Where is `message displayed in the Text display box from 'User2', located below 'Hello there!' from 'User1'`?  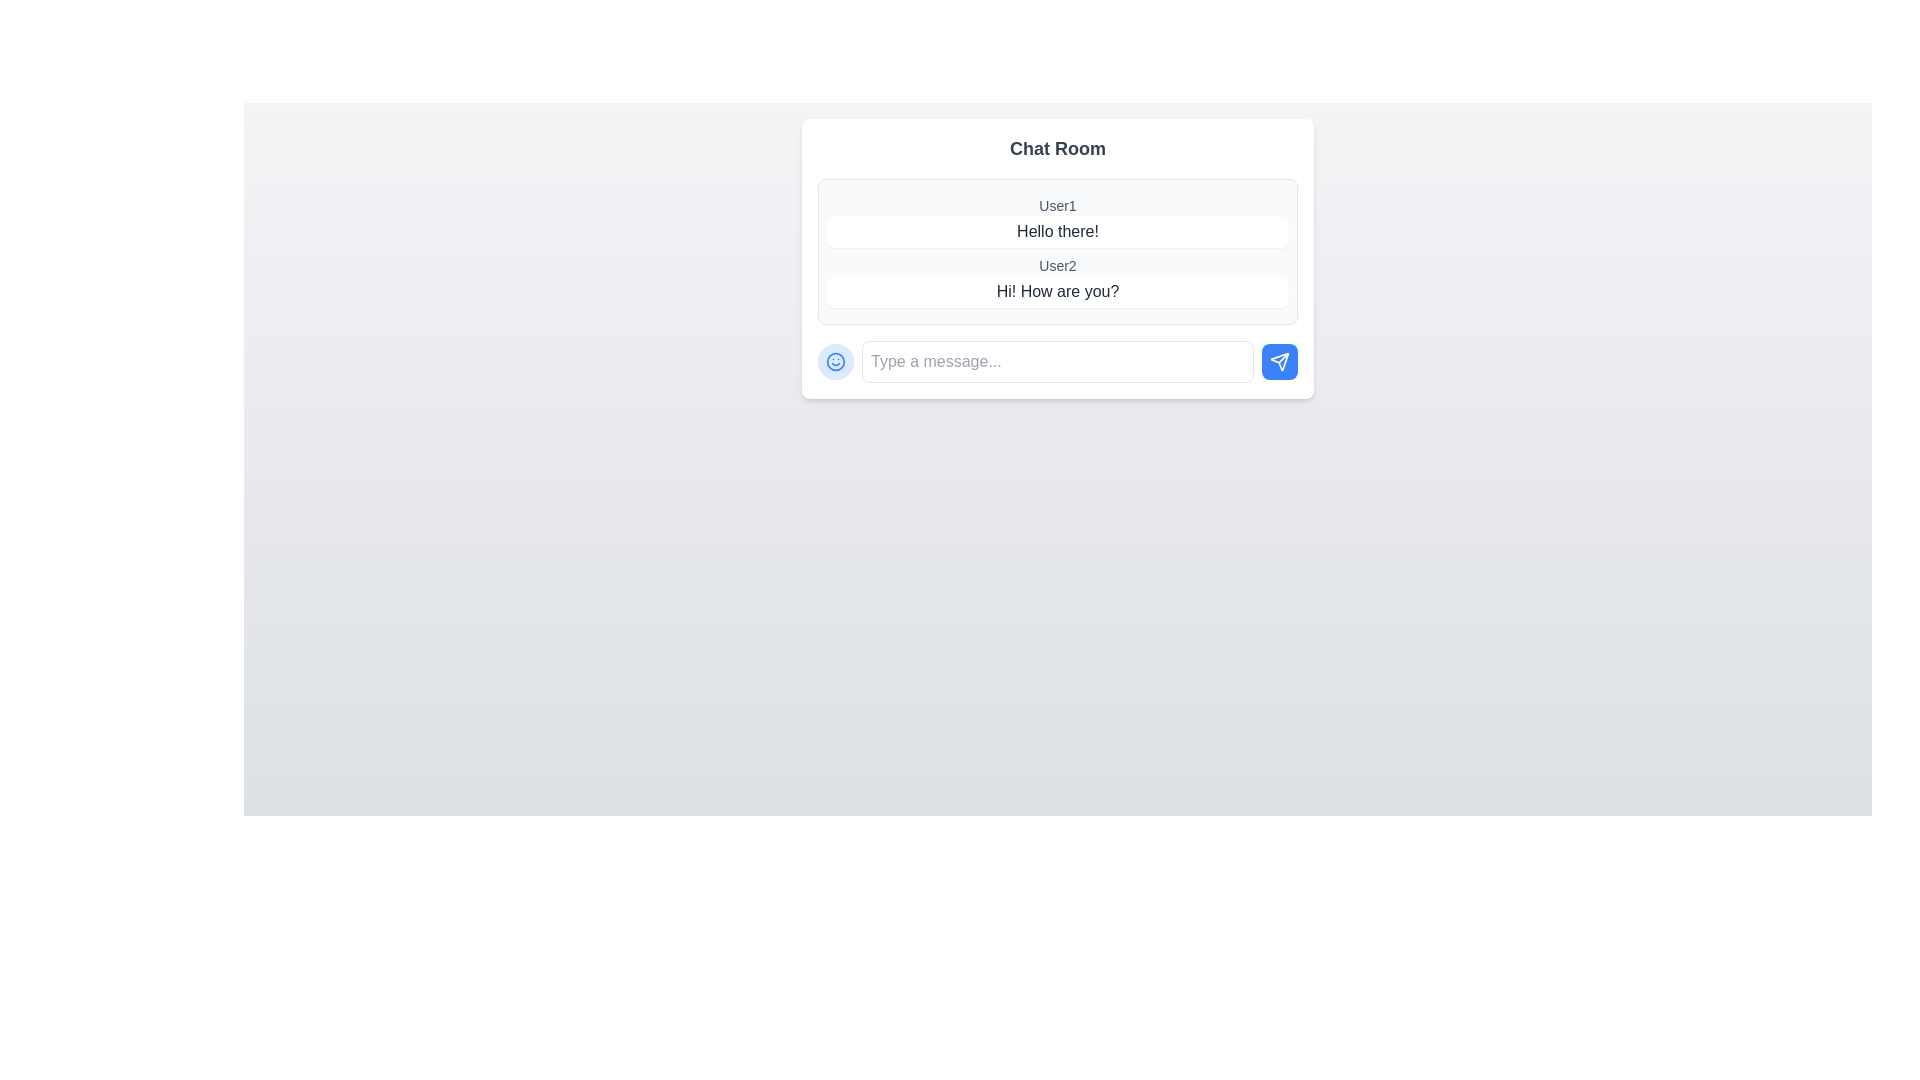
message displayed in the Text display box from 'User2', located below 'Hello there!' from 'User1' is located at coordinates (1056, 292).